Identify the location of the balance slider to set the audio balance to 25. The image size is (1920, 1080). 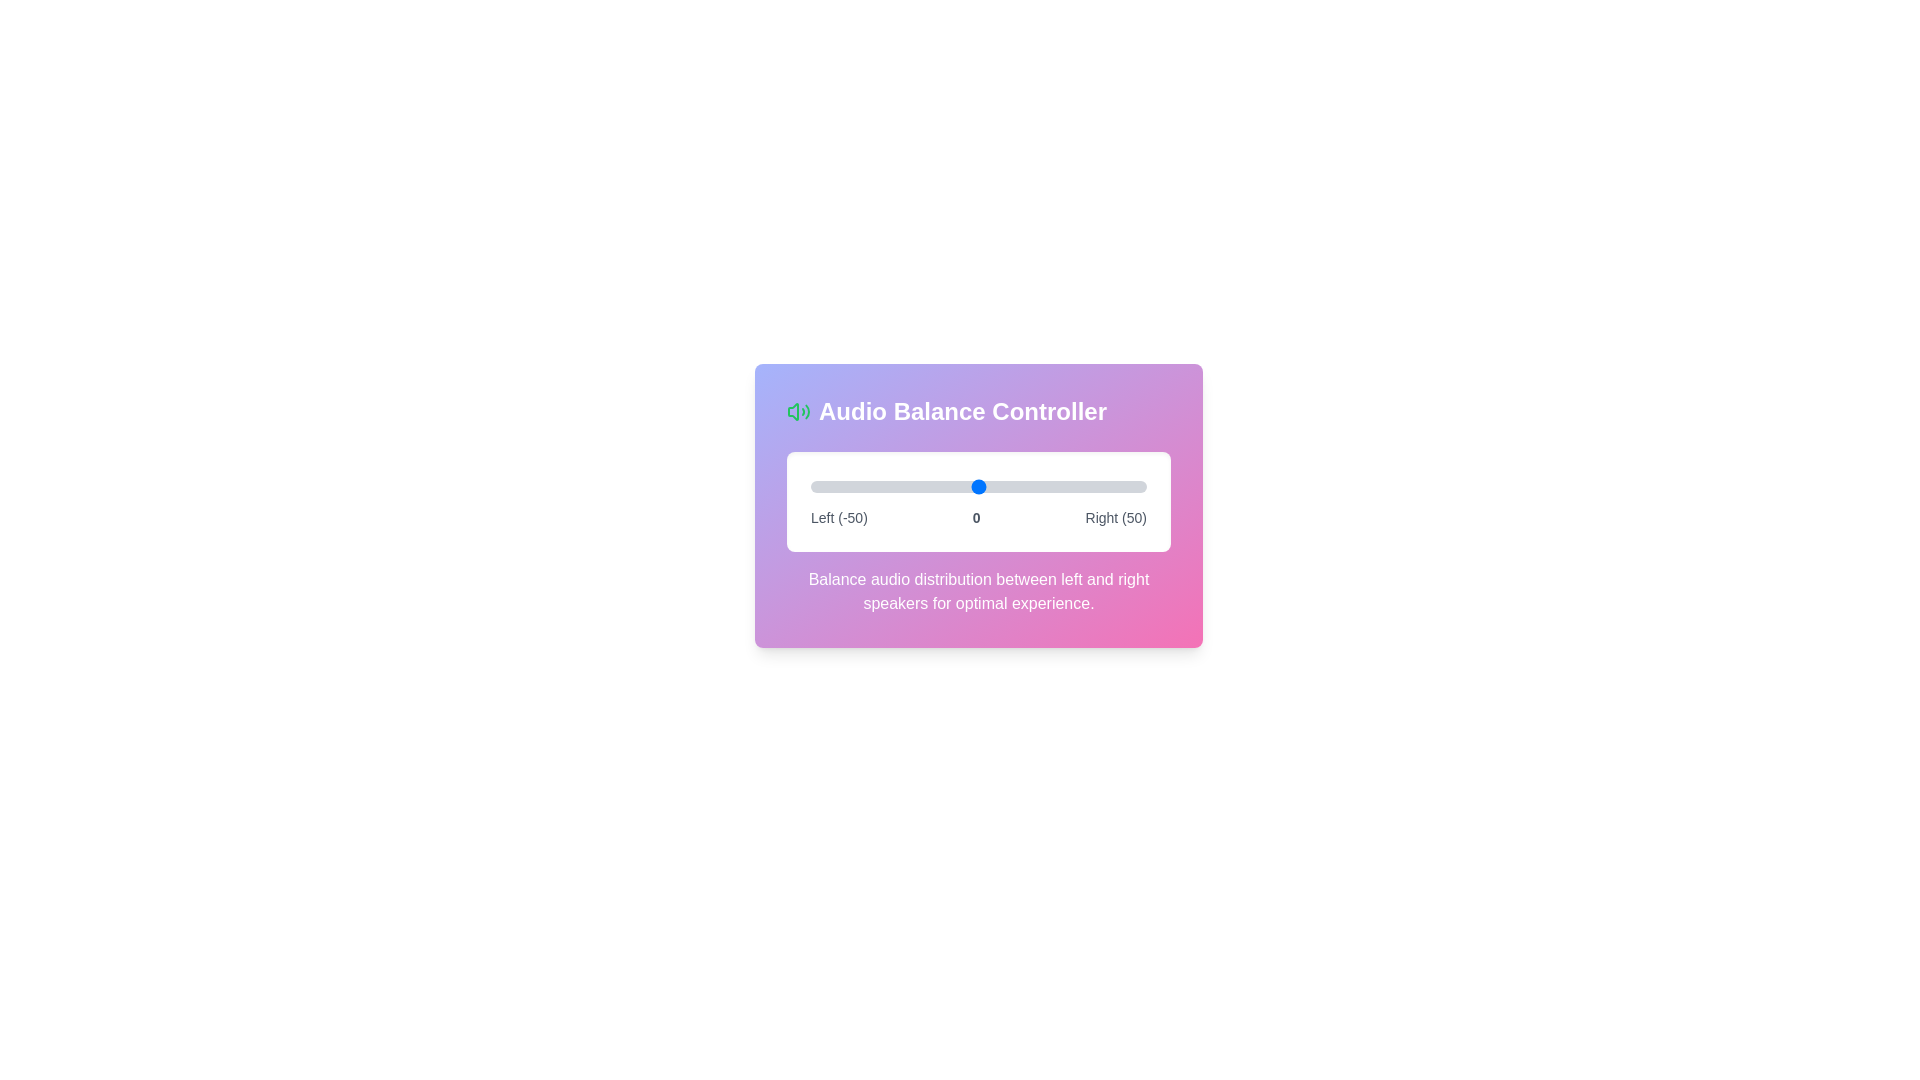
(1061, 486).